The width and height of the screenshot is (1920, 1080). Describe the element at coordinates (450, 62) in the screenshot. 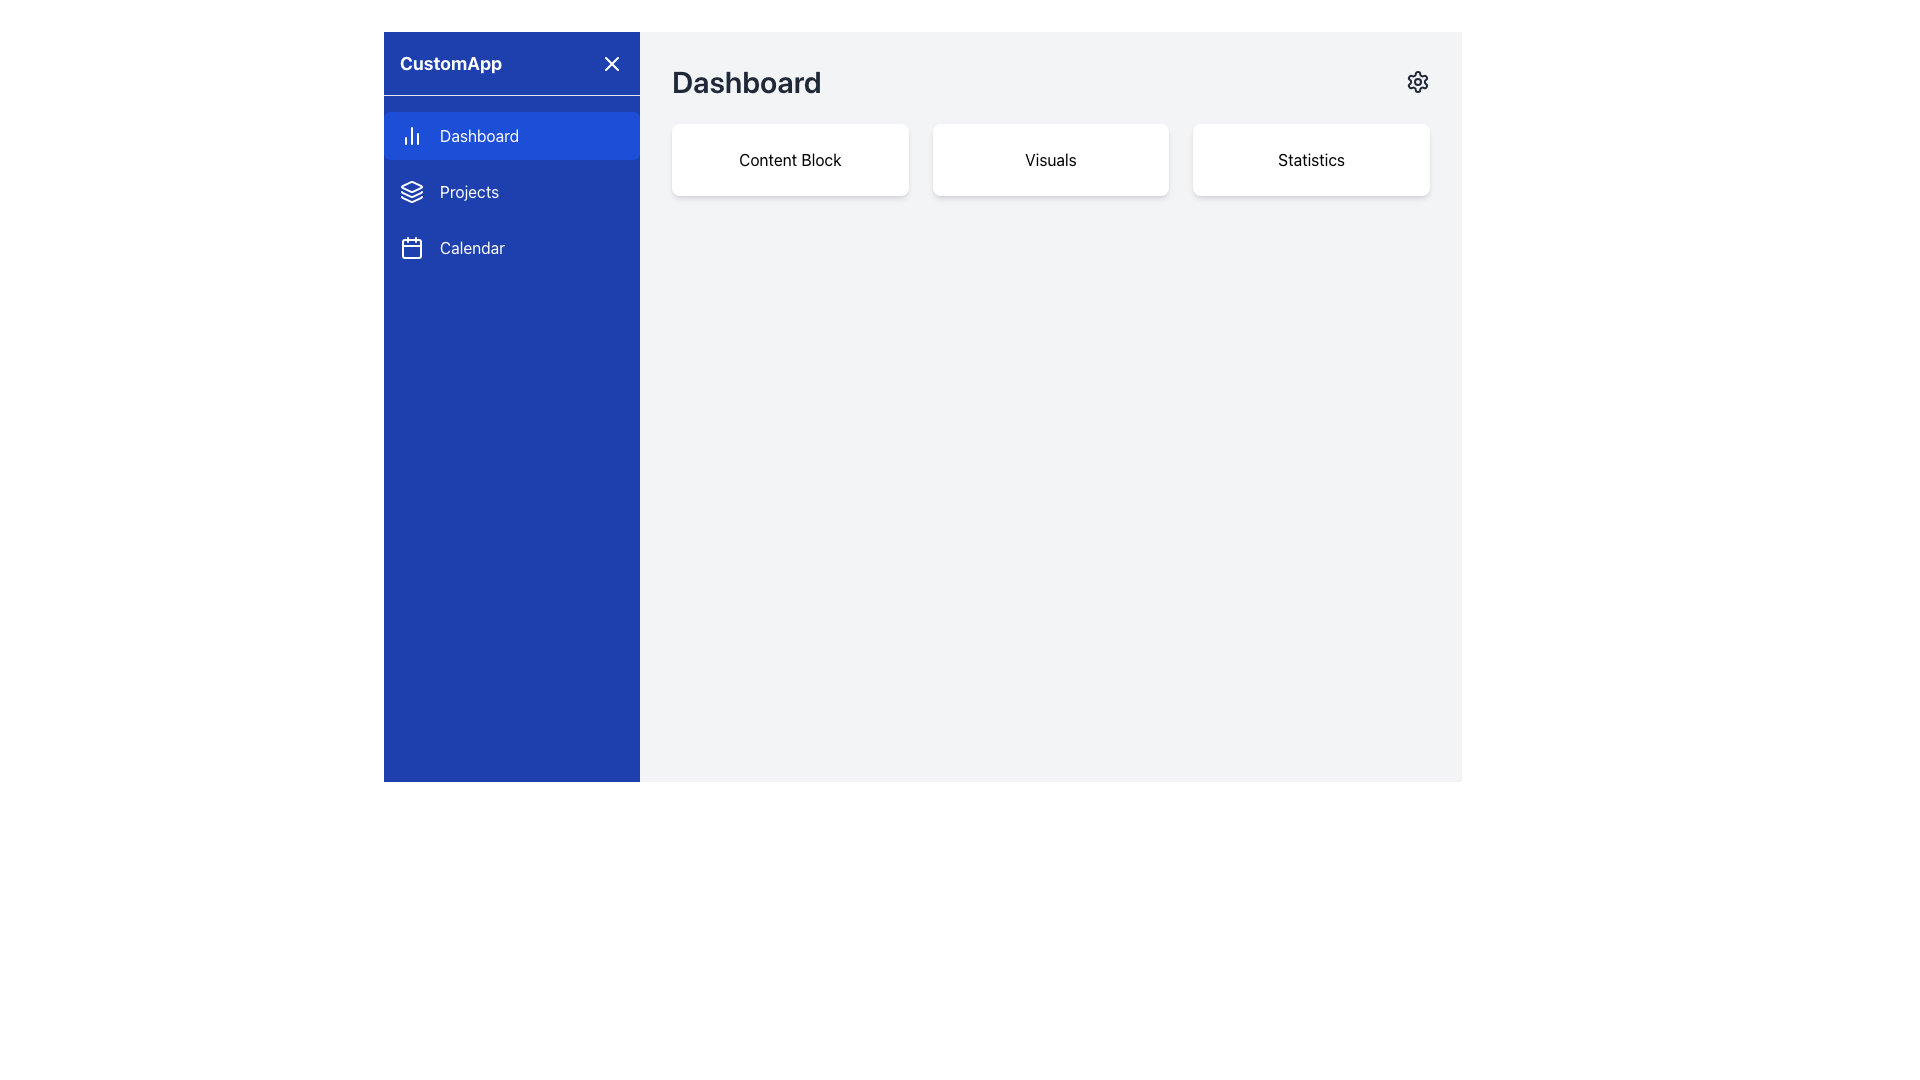

I see `the static text label representing the application name located at the top-left corner of the interface within the horizontal header bar` at that location.